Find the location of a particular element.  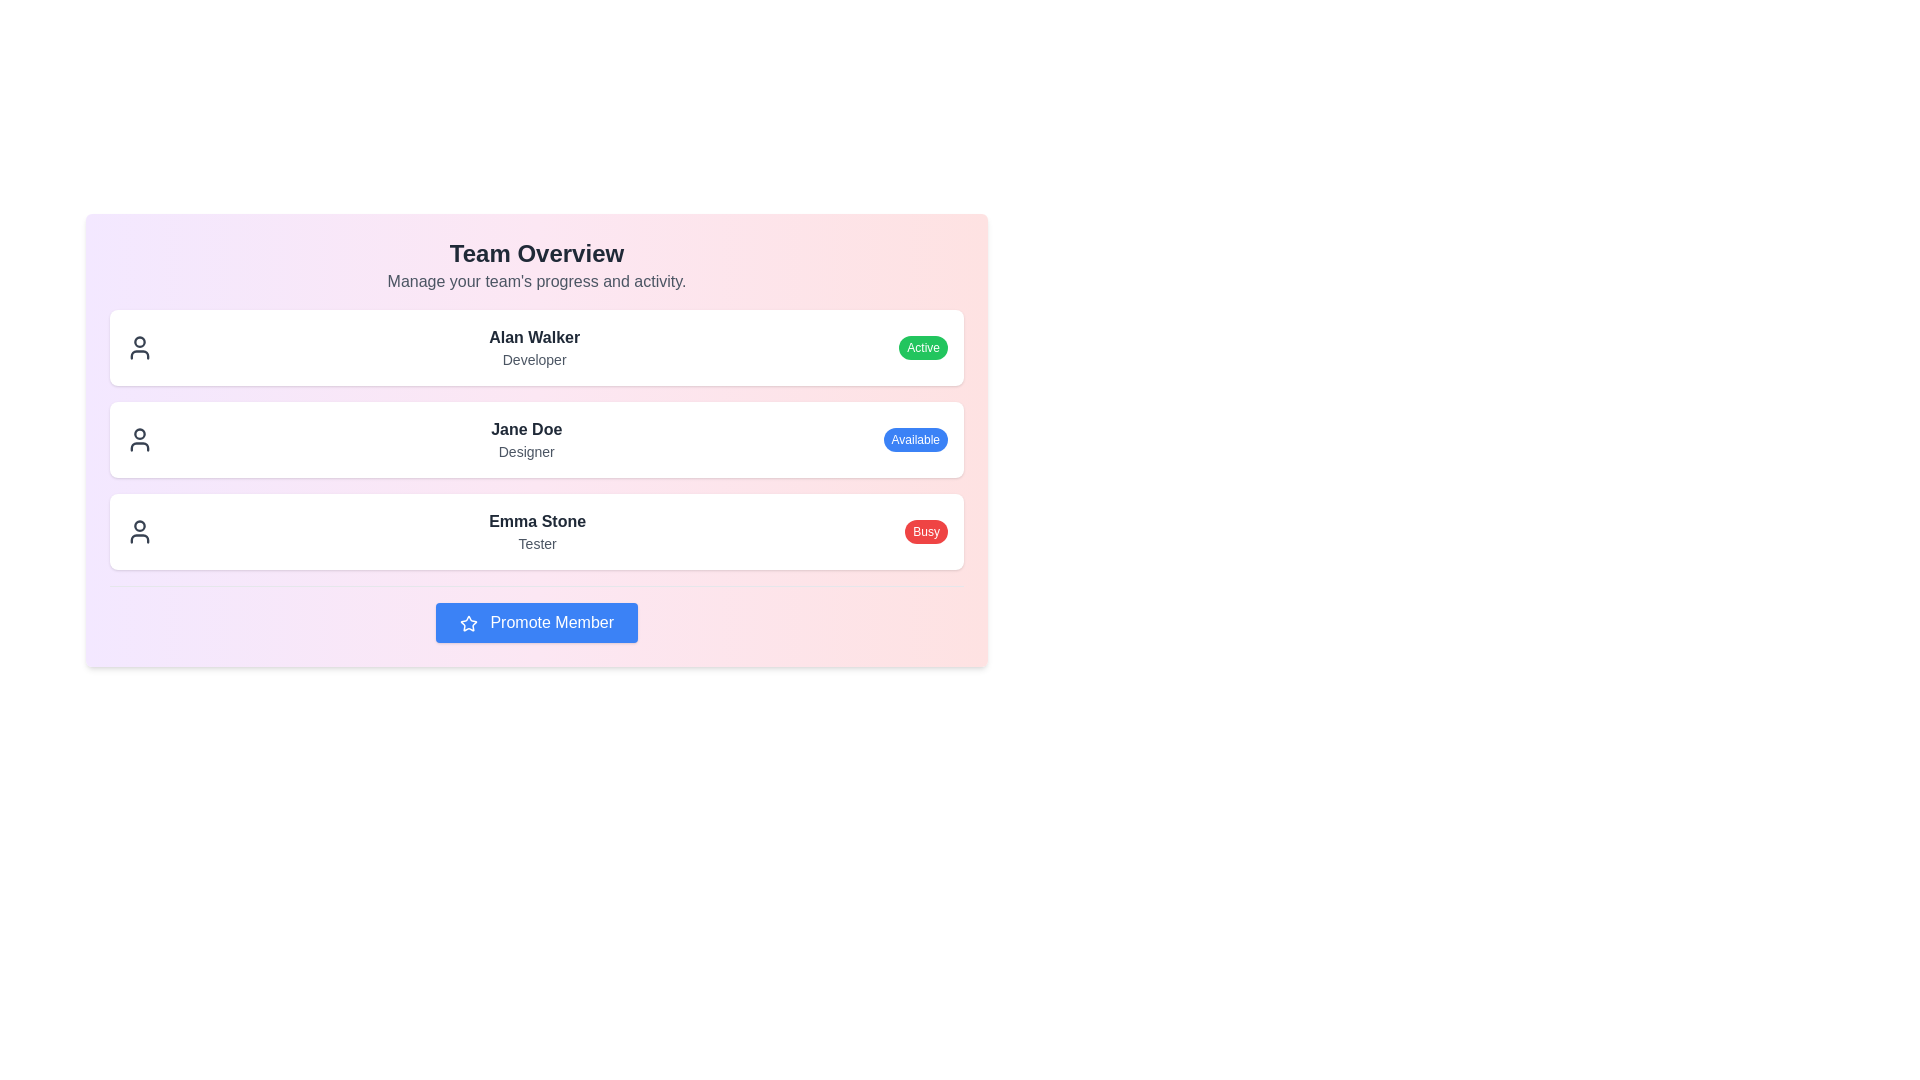

the text label displaying 'Emma Stone' in bold dark gray, which is centrally located in the row of team members is located at coordinates (537, 520).